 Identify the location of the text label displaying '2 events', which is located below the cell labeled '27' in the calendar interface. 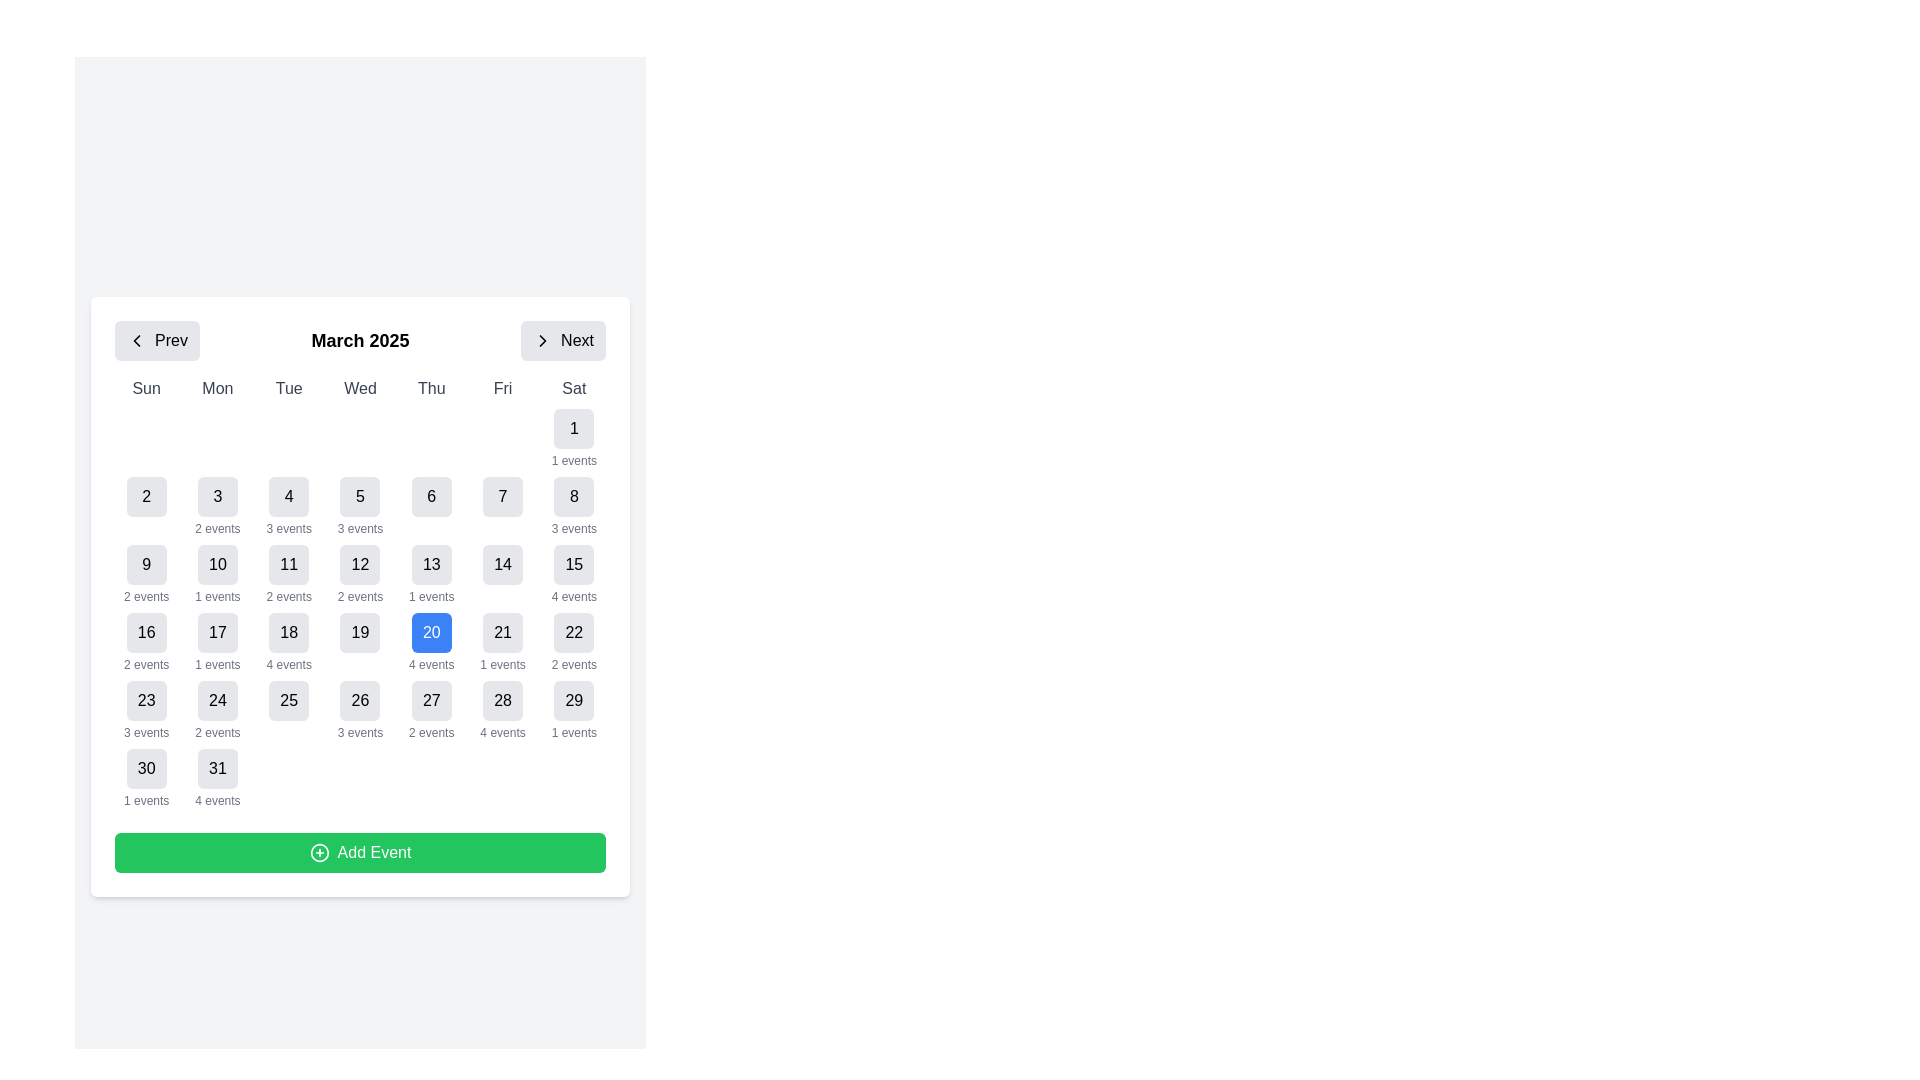
(430, 732).